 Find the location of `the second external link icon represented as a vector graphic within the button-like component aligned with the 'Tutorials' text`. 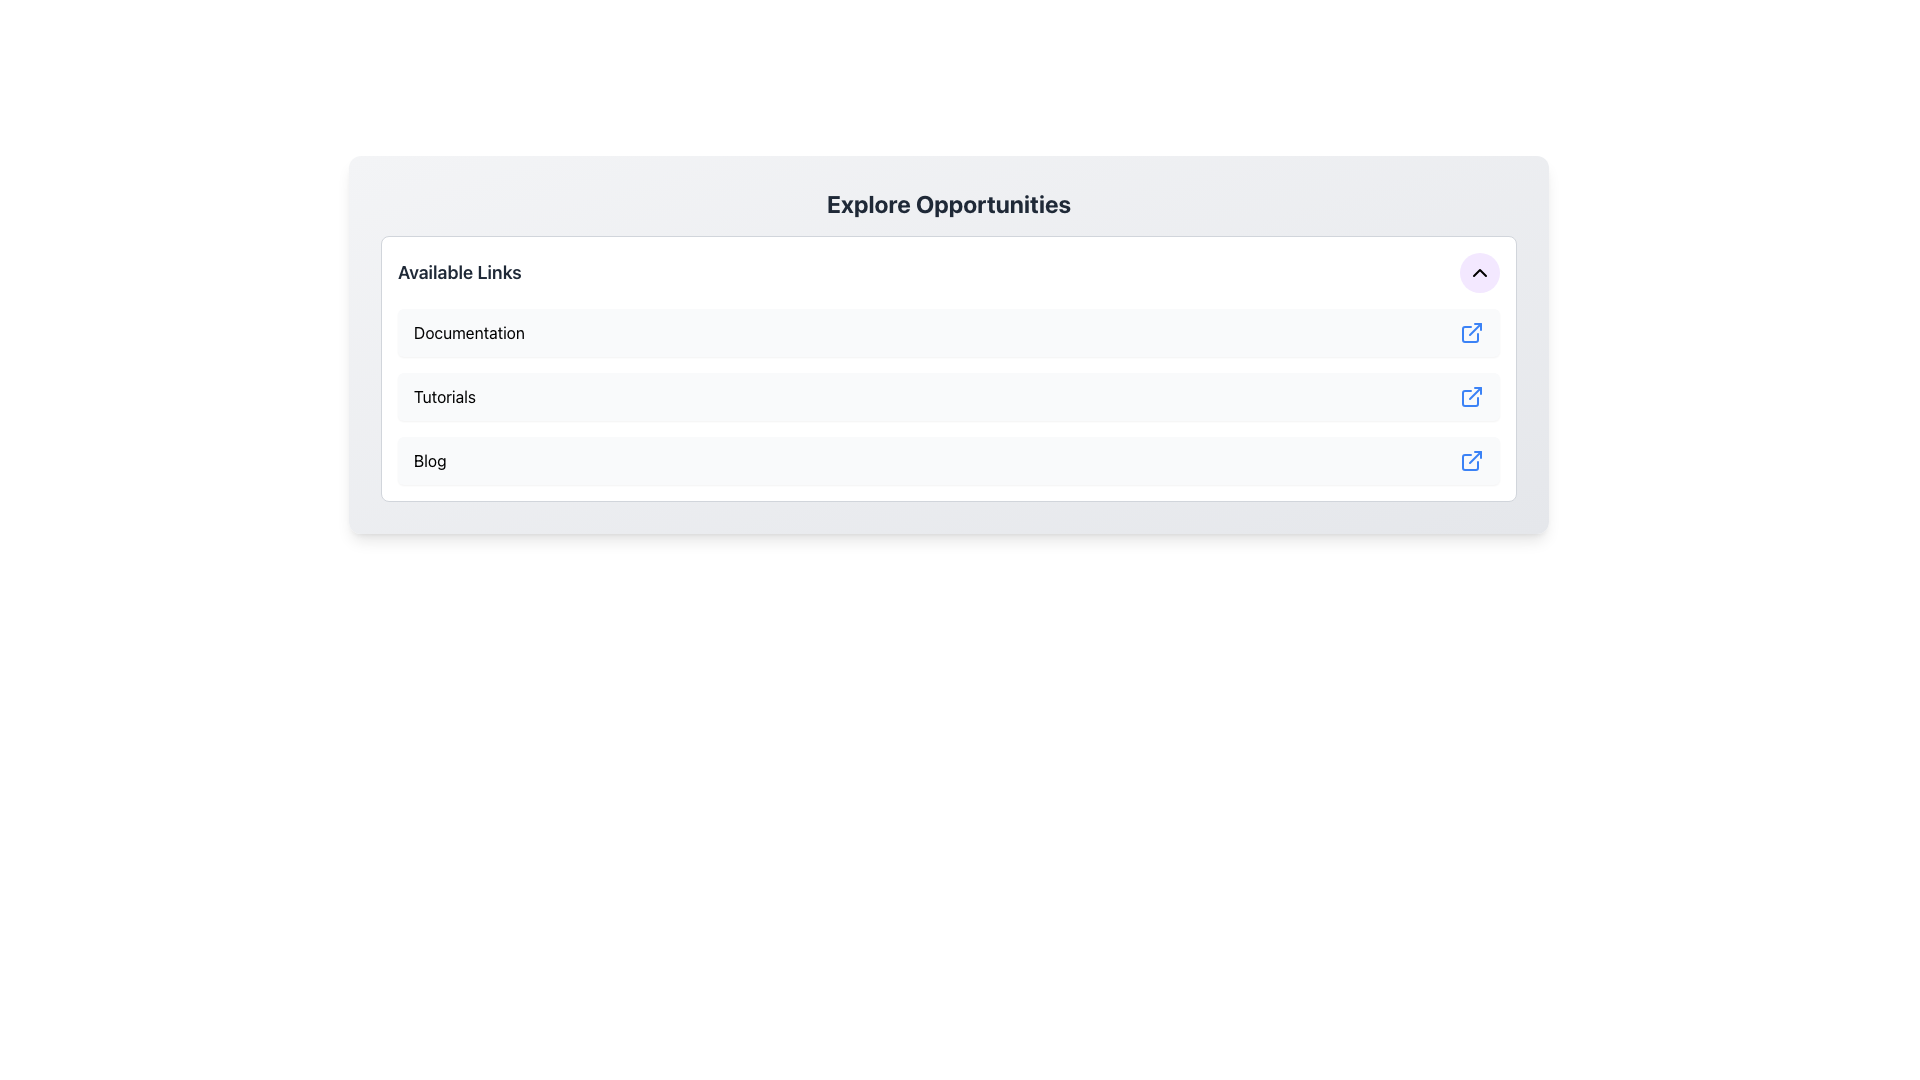

the second external link icon represented as a vector graphic within the button-like component aligned with the 'Tutorials' text is located at coordinates (1470, 398).